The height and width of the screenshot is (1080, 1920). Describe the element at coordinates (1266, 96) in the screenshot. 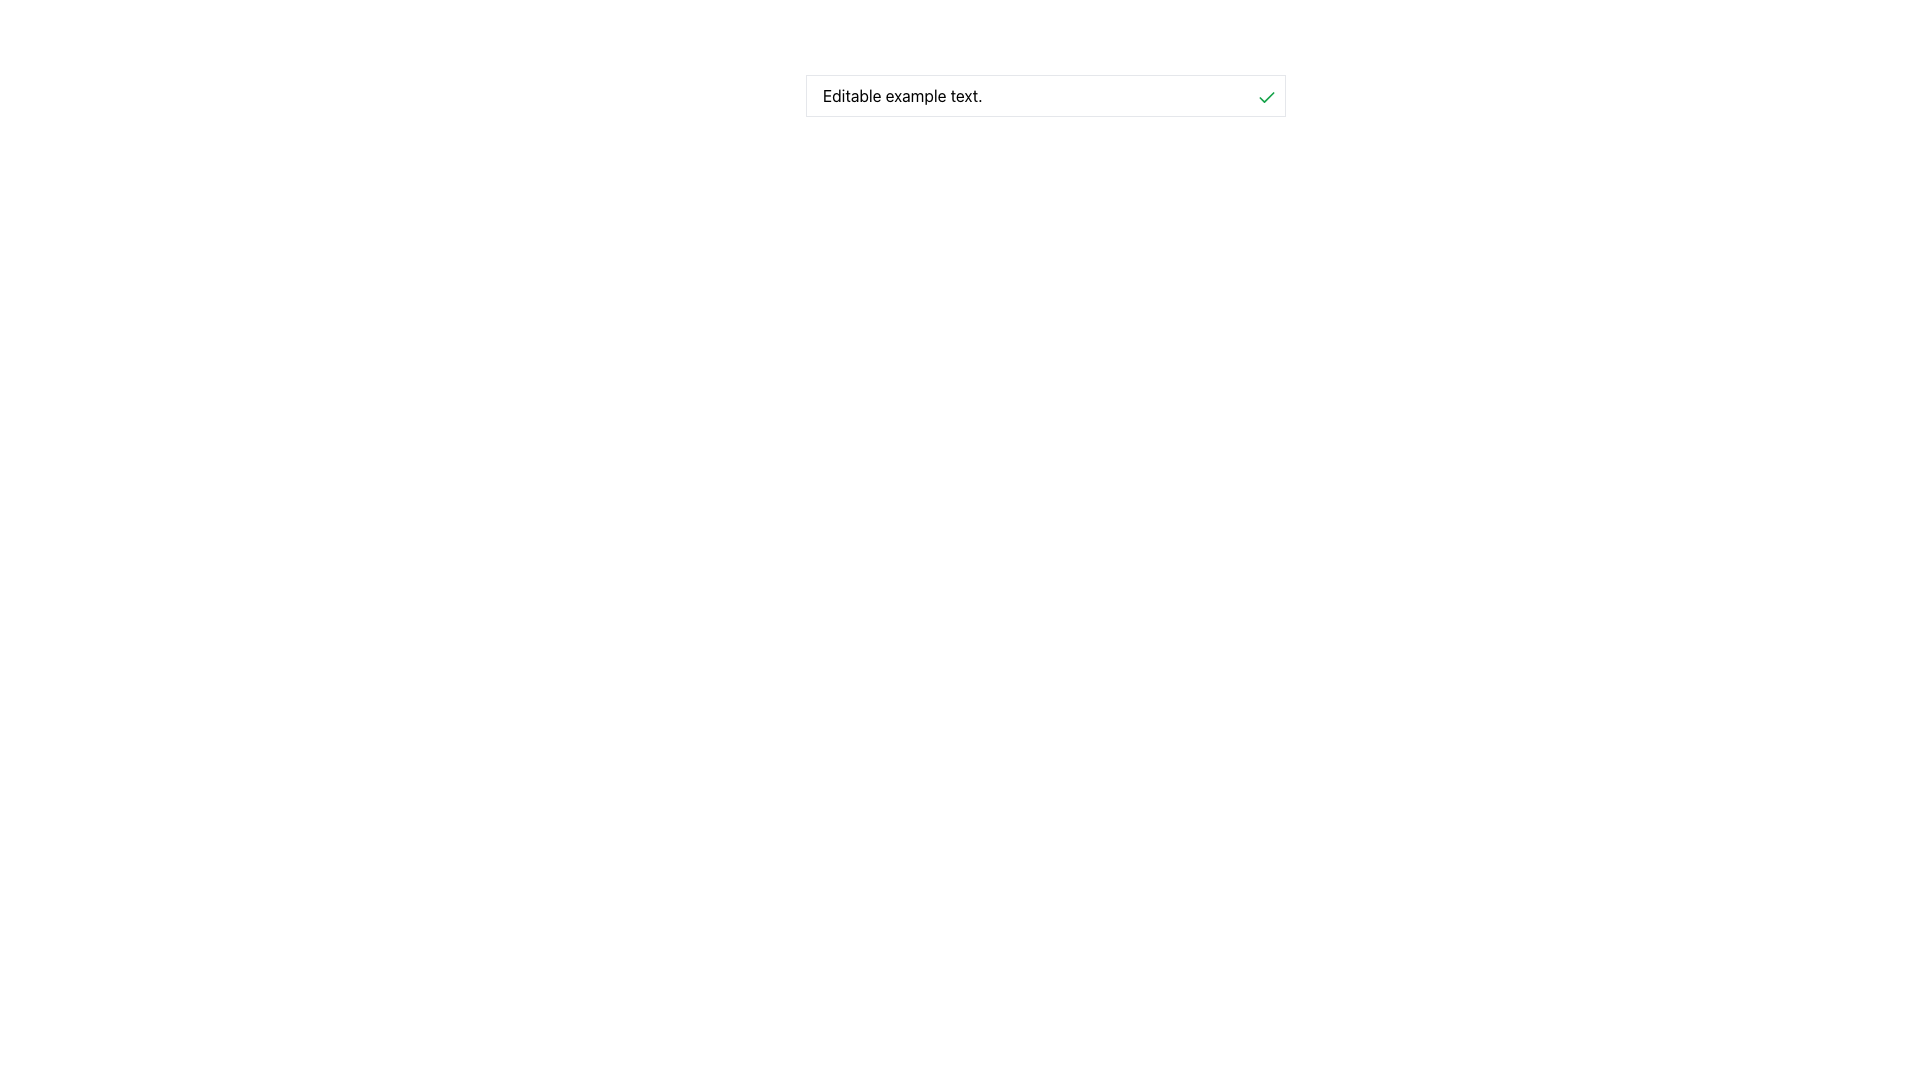

I see `the green outlined checkmark icon located at the end of the text area, which serves as a confirmation indicator for the editable text` at that location.